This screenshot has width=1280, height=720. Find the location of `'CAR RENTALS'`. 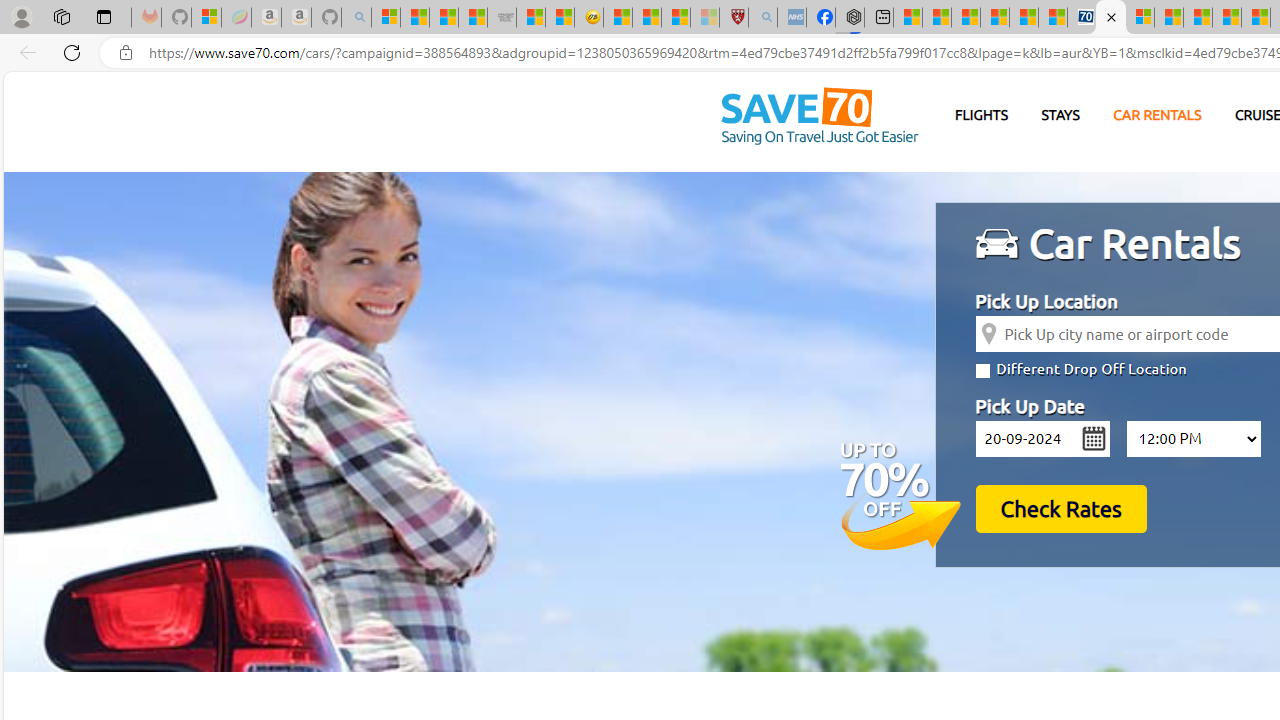

'CAR RENTALS' is located at coordinates (1157, 115).